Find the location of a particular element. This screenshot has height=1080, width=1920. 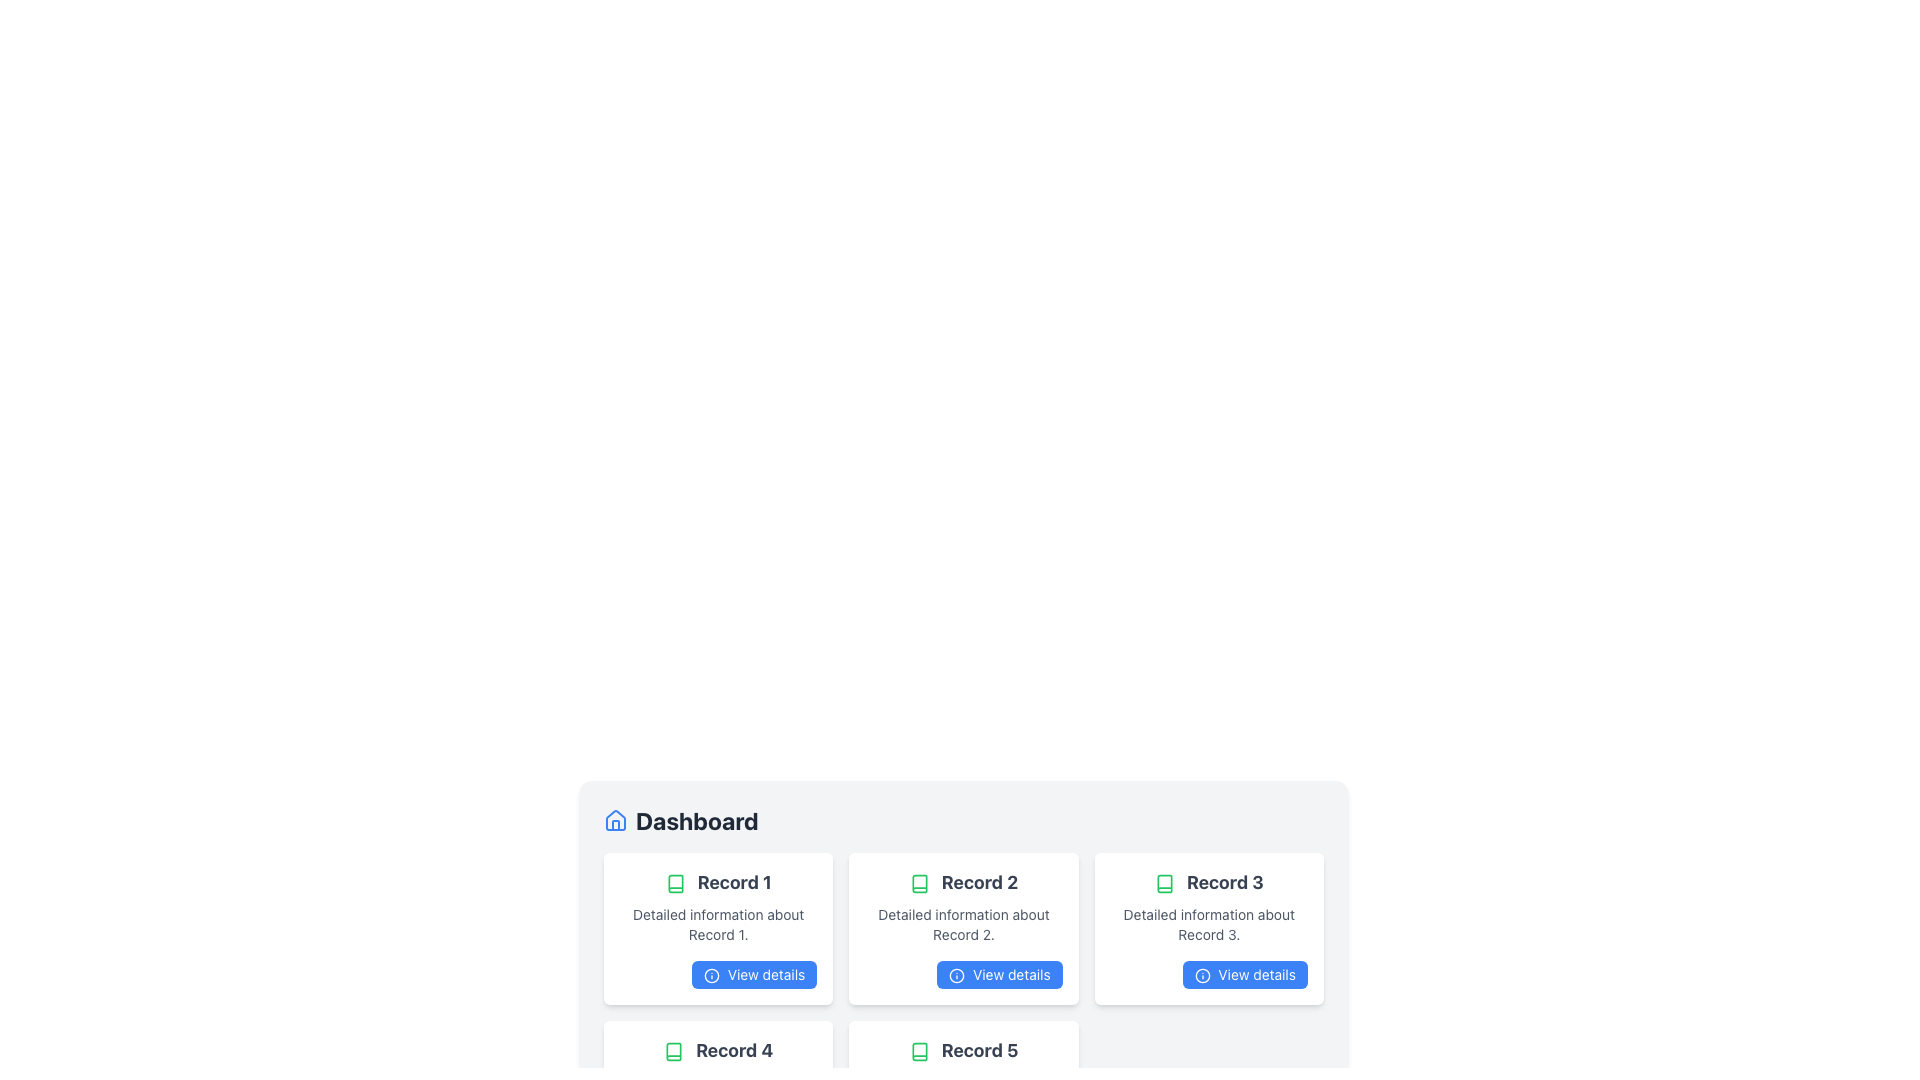

the button labeled 'View details' with a blue background and white text, located is located at coordinates (1208, 974).